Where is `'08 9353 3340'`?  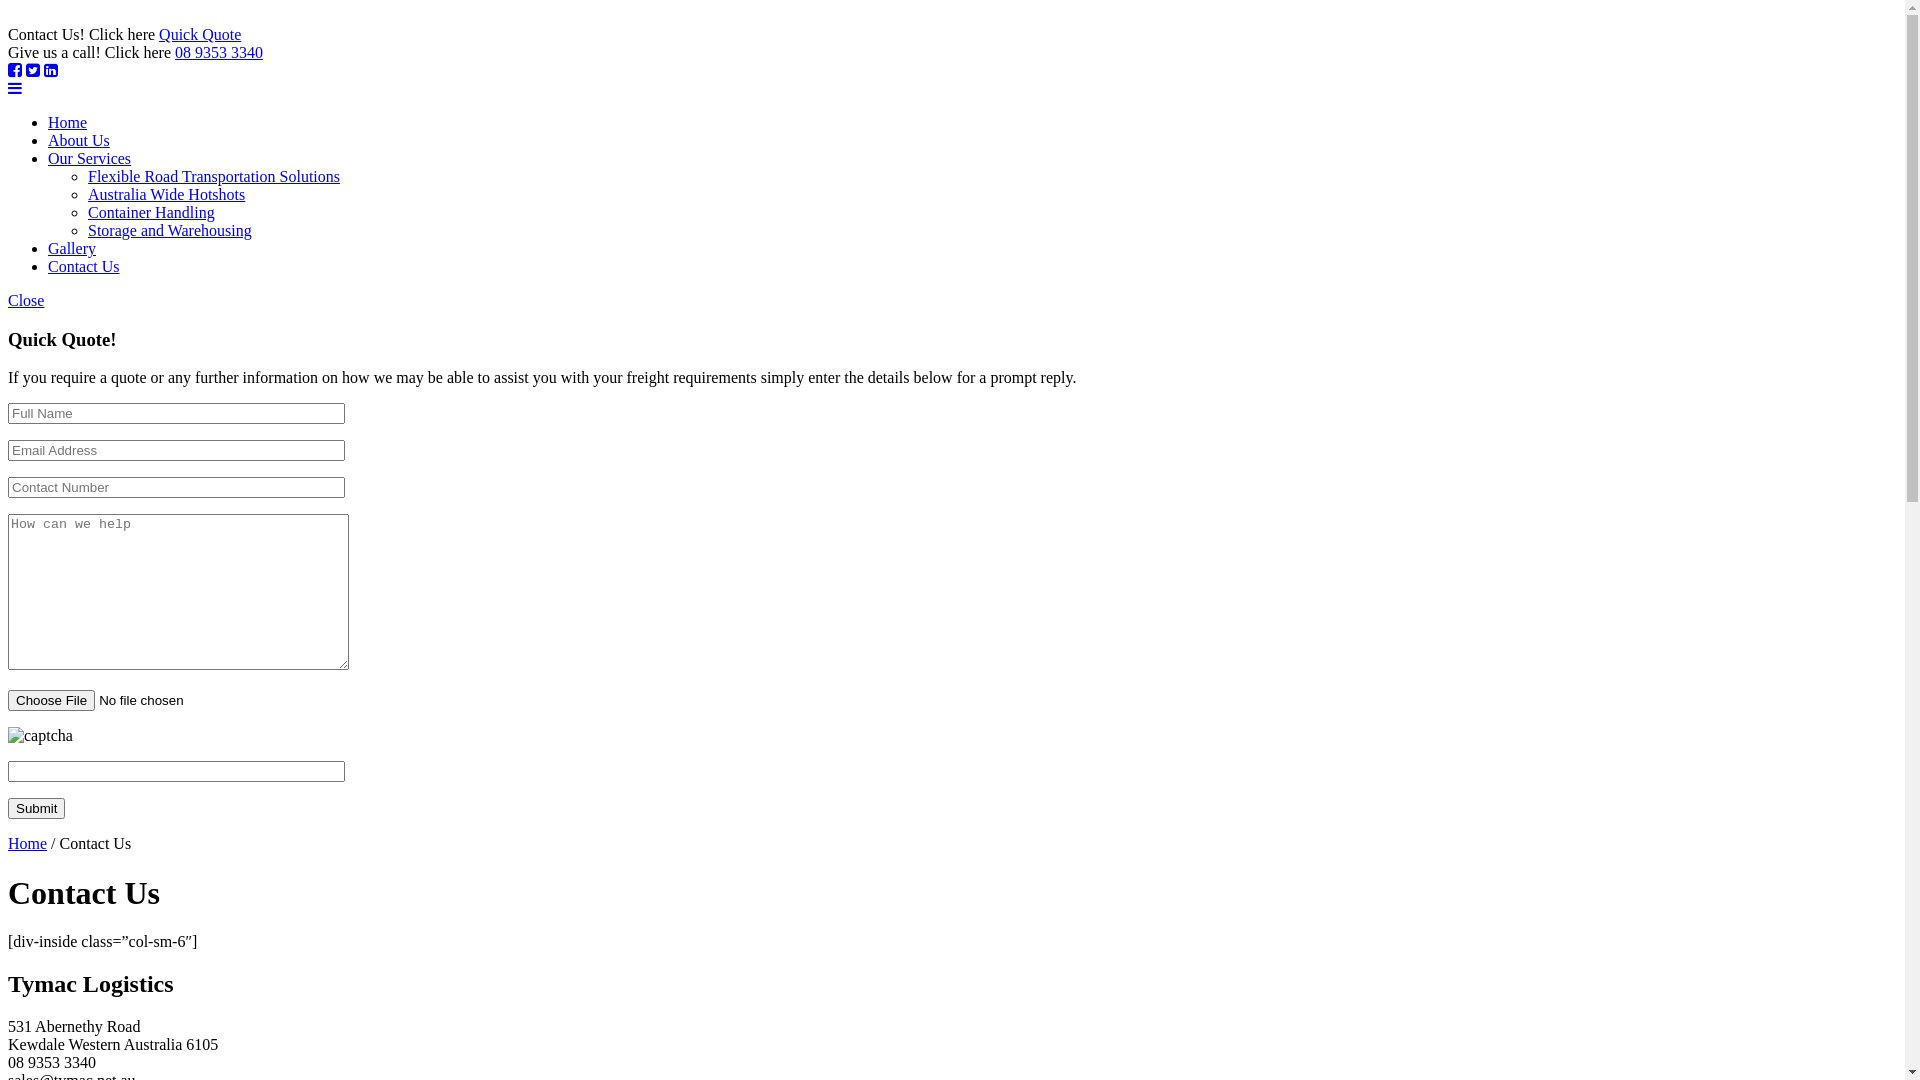
'08 9353 3340' is located at coordinates (219, 51).